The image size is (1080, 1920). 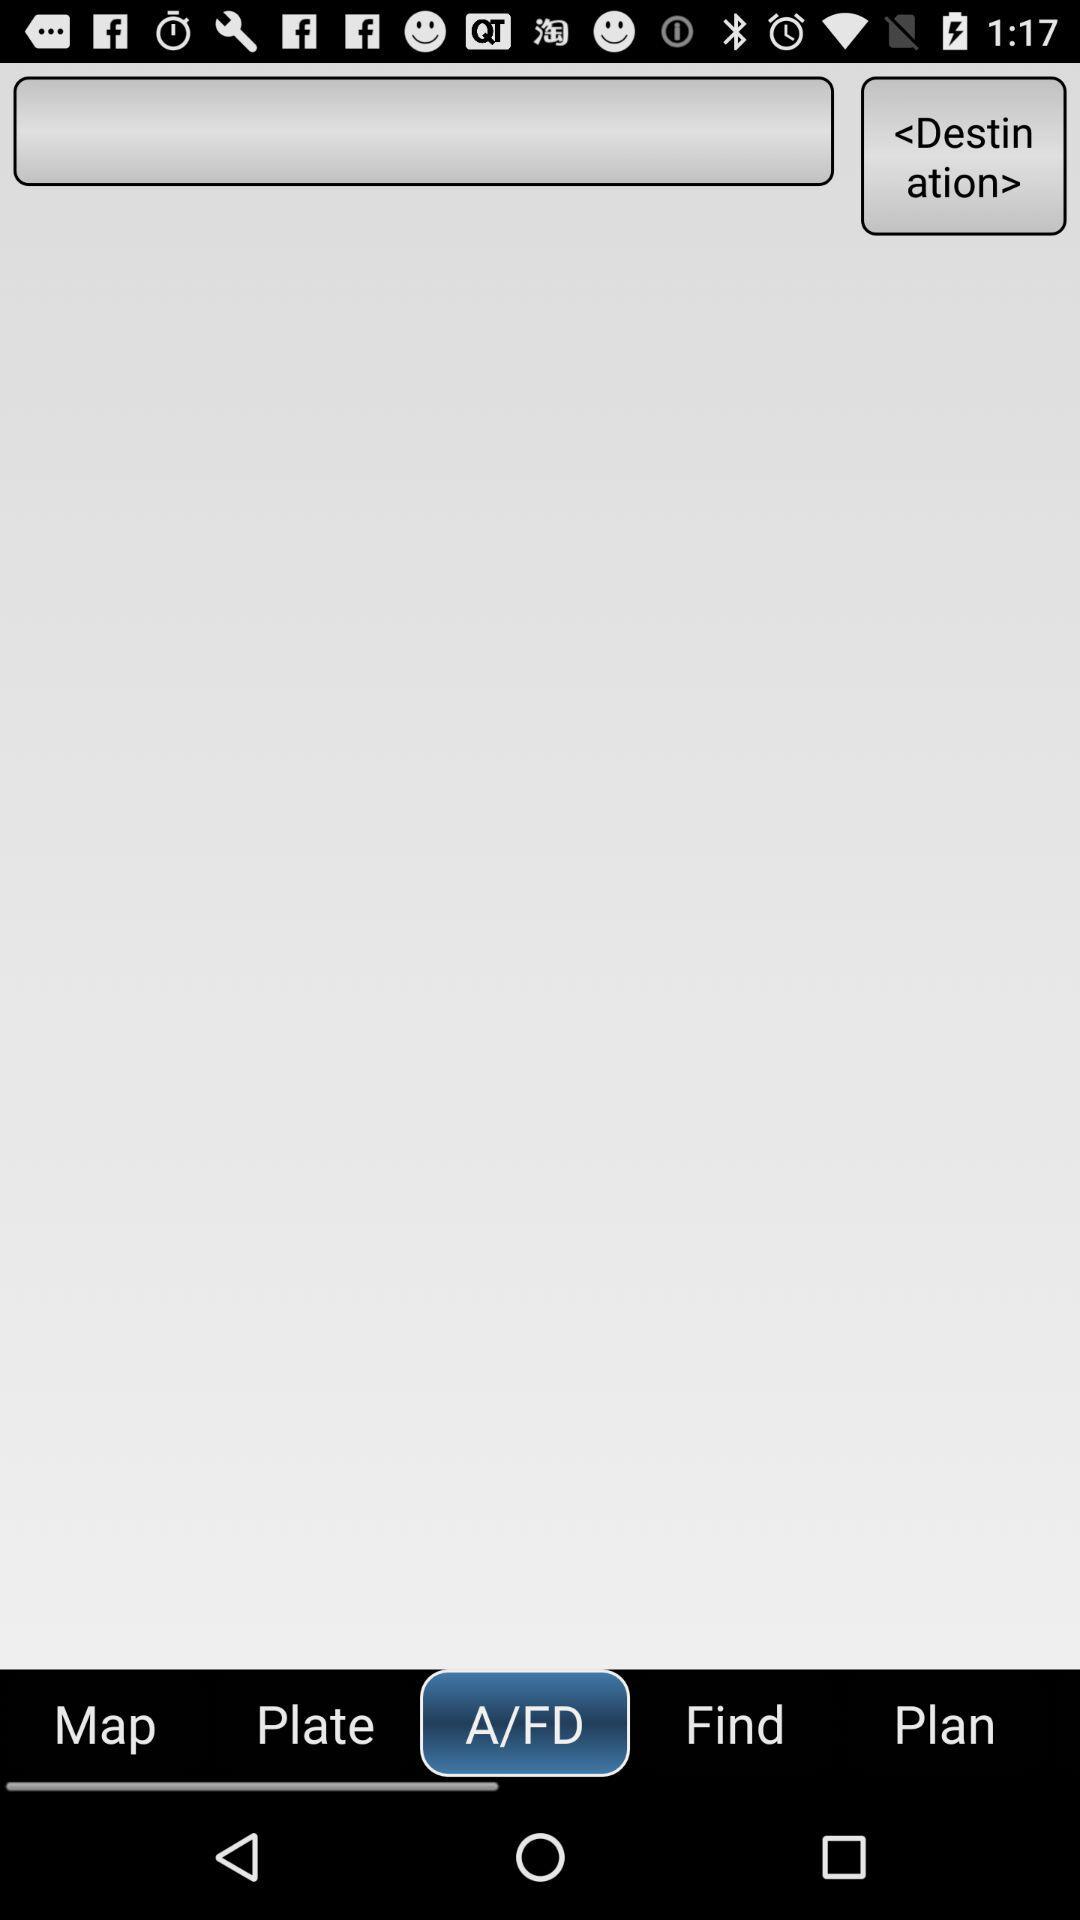 What do you see at coordinates (422, 130) in the screenshot?
I see `button next to the <destination> icon` at bounding box center [422, 130].